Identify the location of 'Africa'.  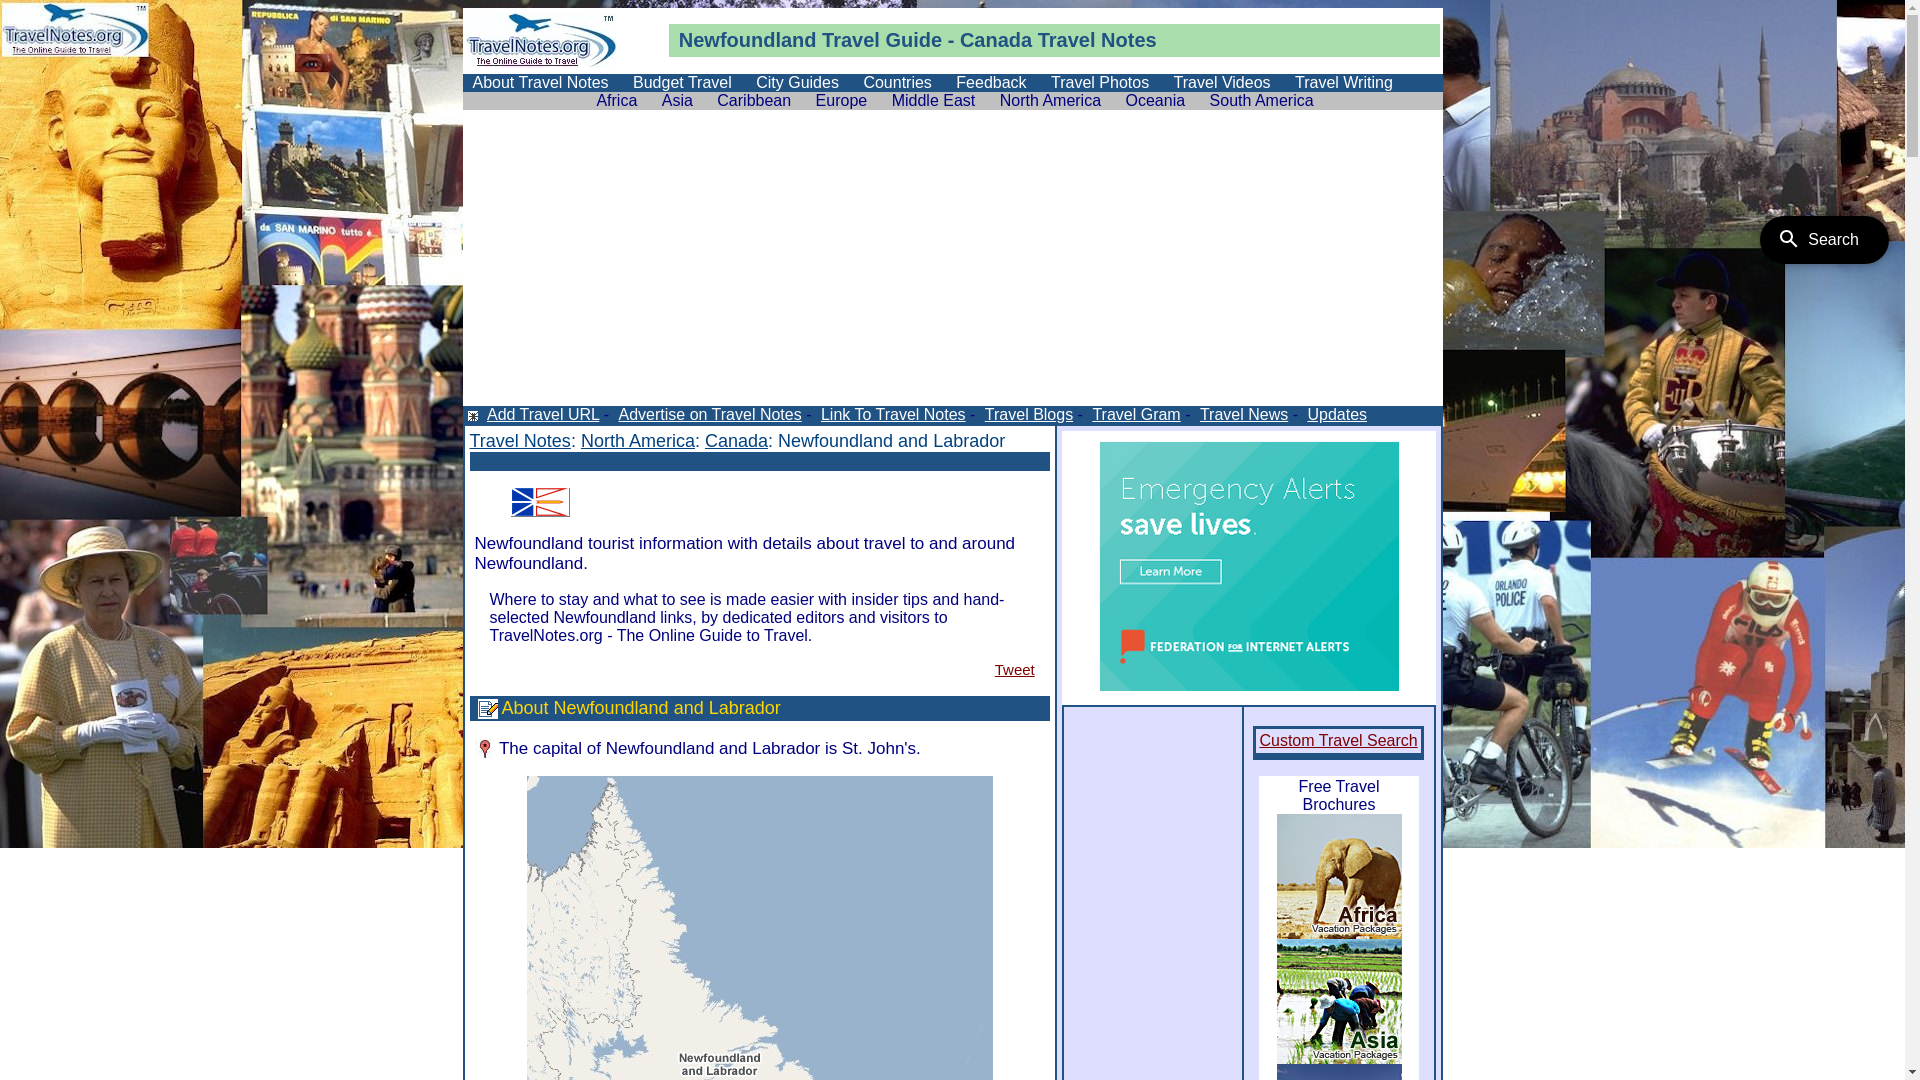
(615, 100).